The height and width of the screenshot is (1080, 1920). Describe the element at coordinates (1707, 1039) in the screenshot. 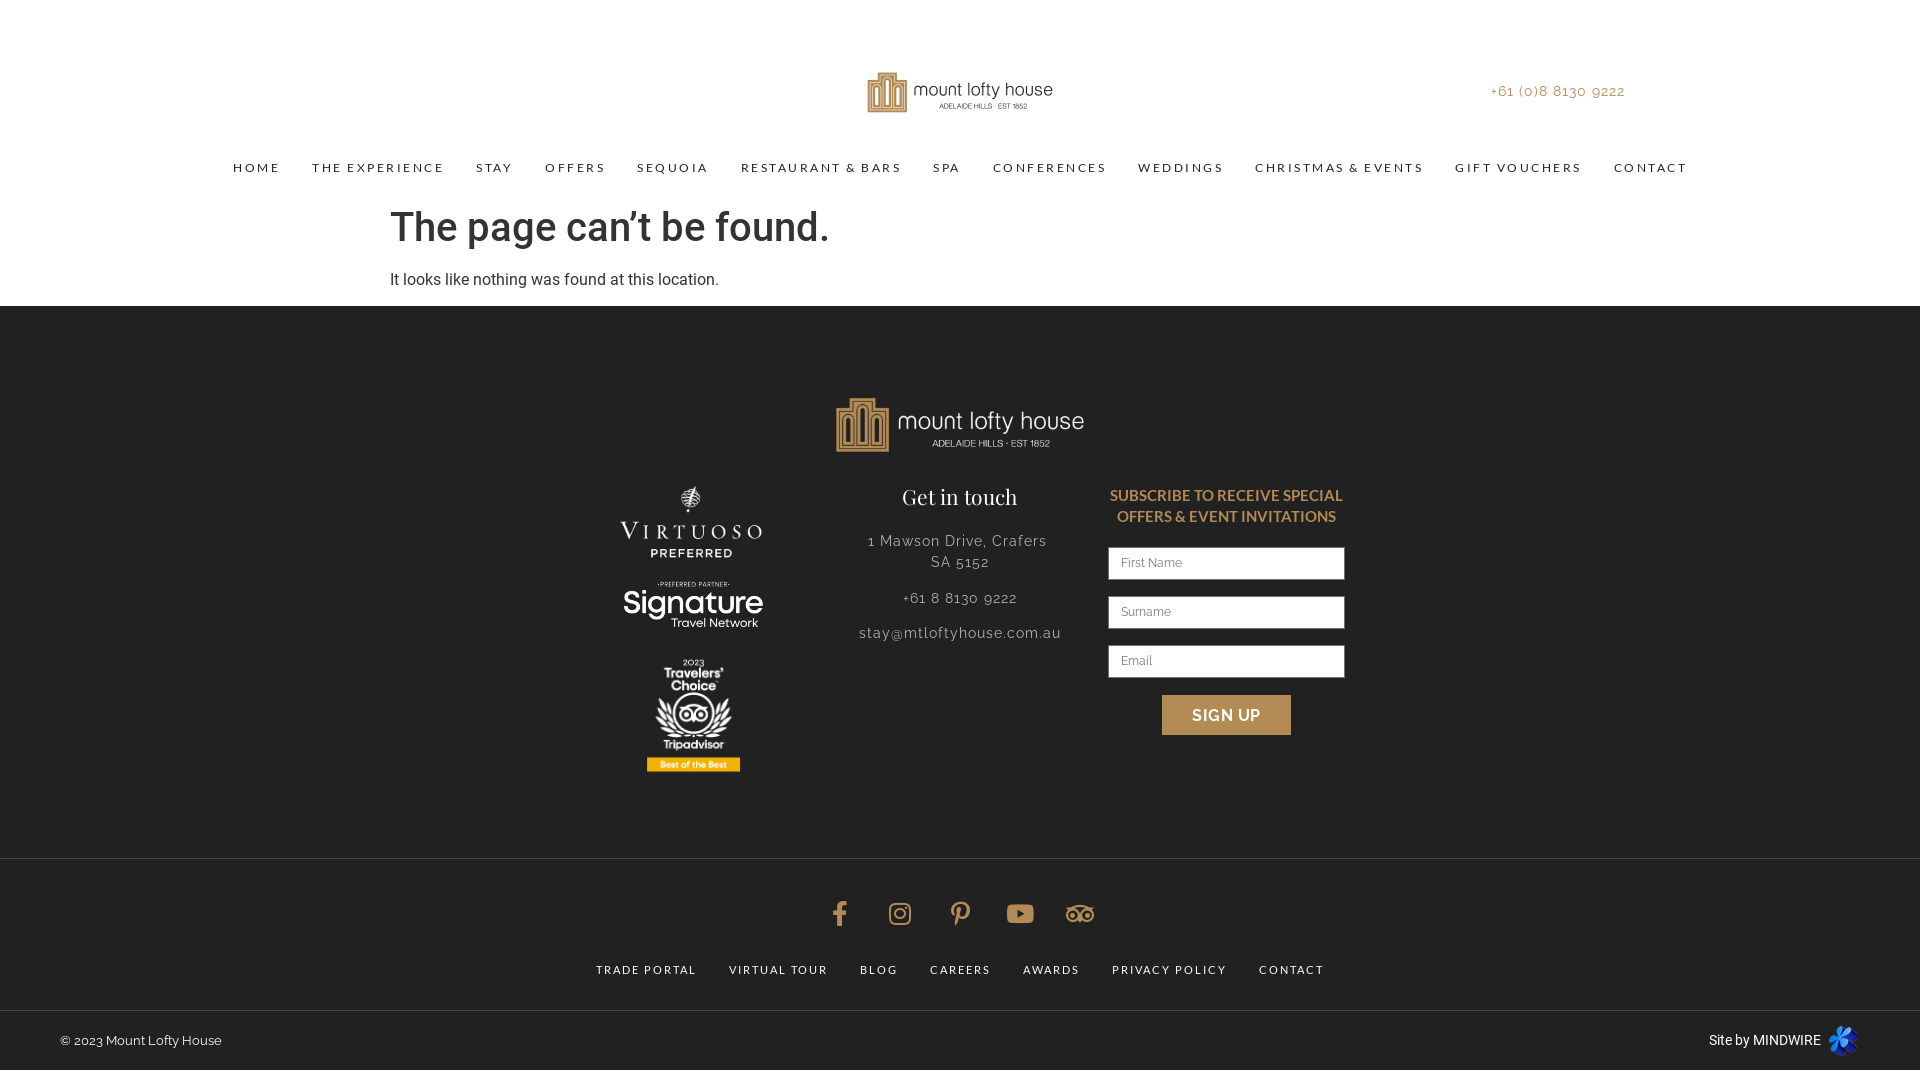

I see `'Site by MINDWIRE'` at that location.